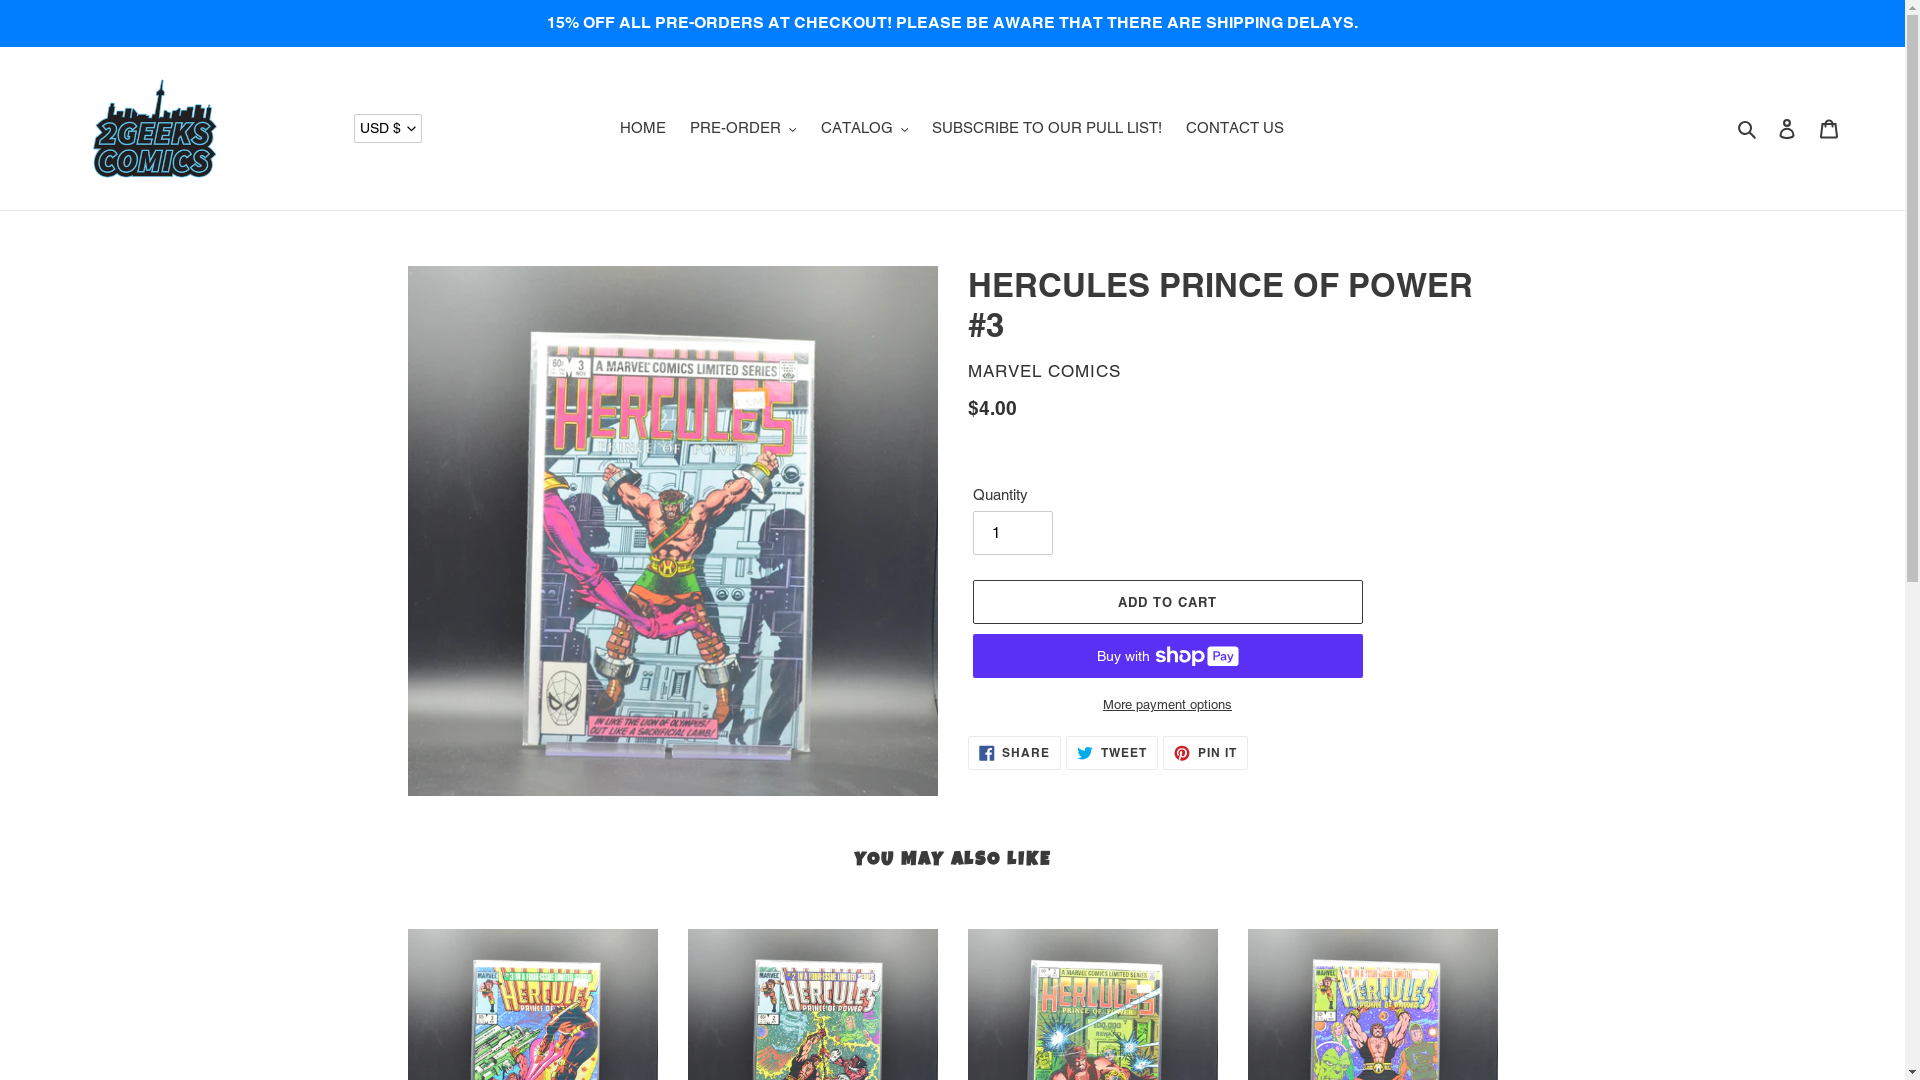  I want to click on 'HOME', so click(643, 128).